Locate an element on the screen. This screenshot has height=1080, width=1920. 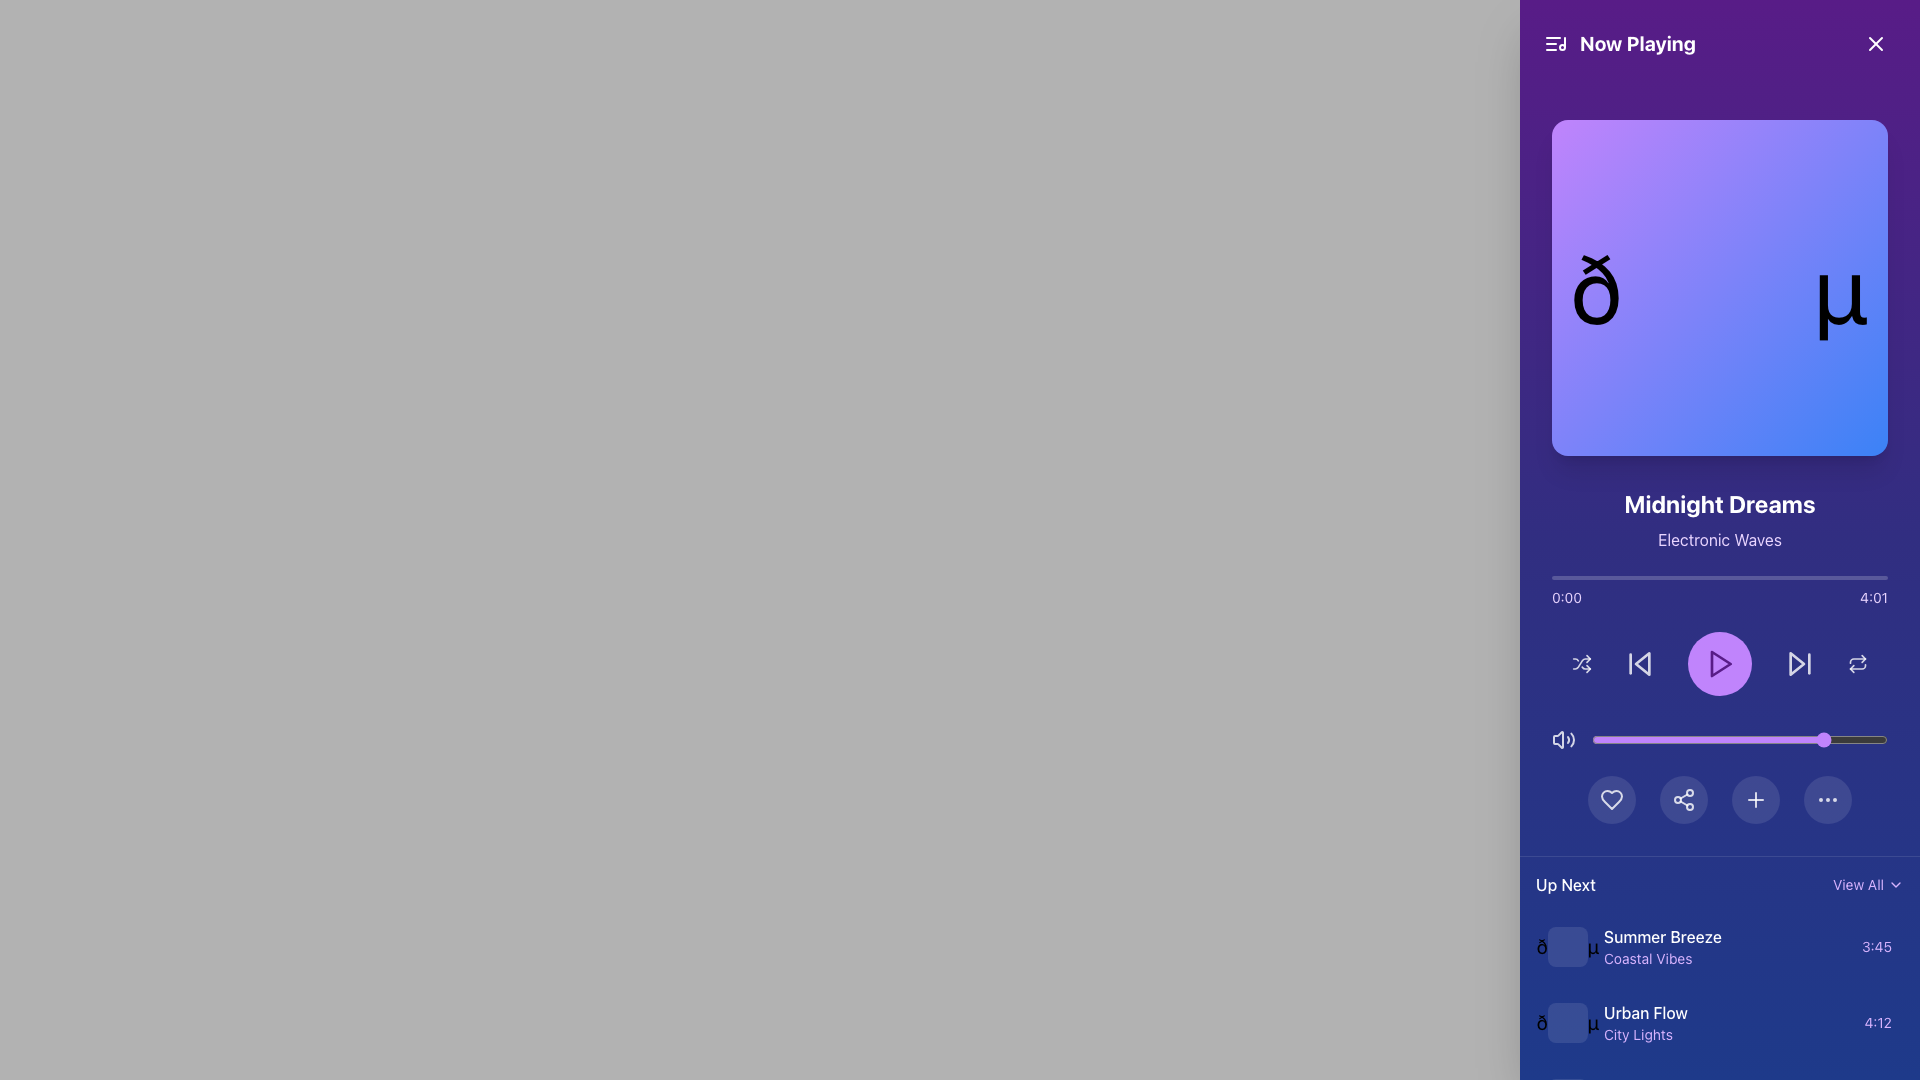
text from the 'Now Playing' section header, which is a Text label with an adjacent musical note icon located in the top-left corner of the right panel header is located at coordinates (1619, 43).